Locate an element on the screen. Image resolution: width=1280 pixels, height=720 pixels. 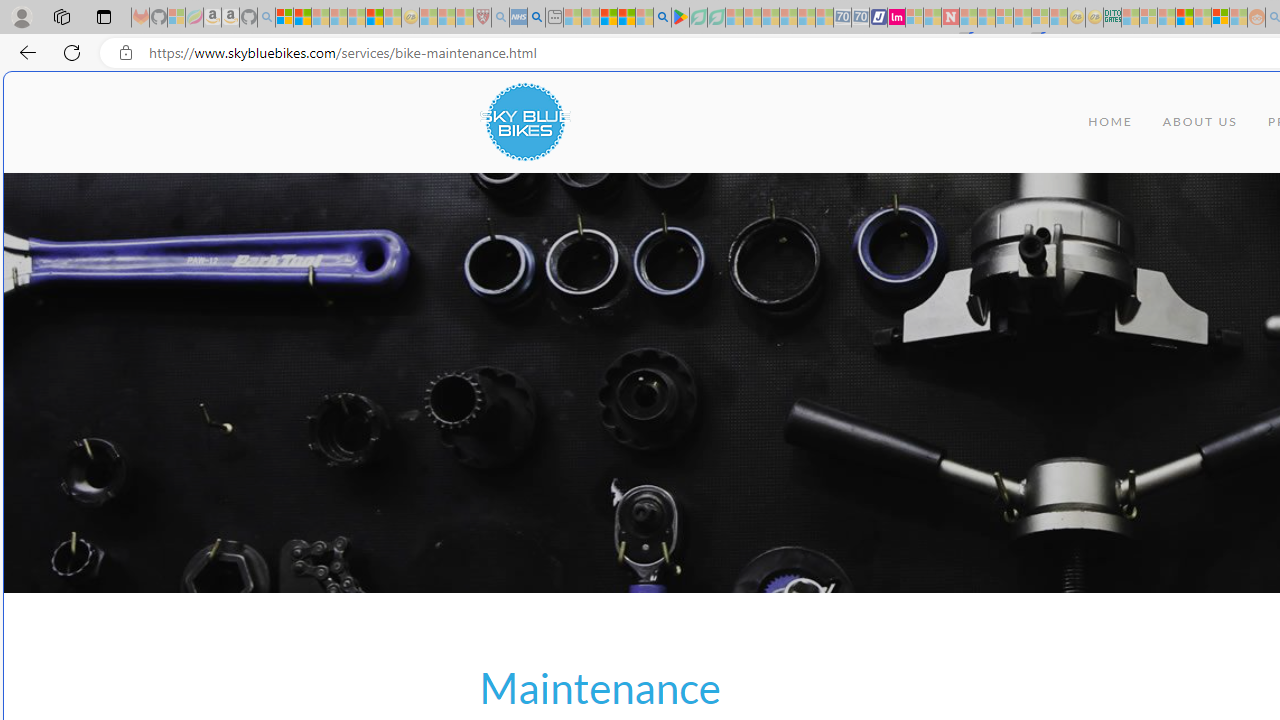
'New Report Confirms 2023 Was Record Hot | Watch - Sleeping' is located at coordinates (356, 17).